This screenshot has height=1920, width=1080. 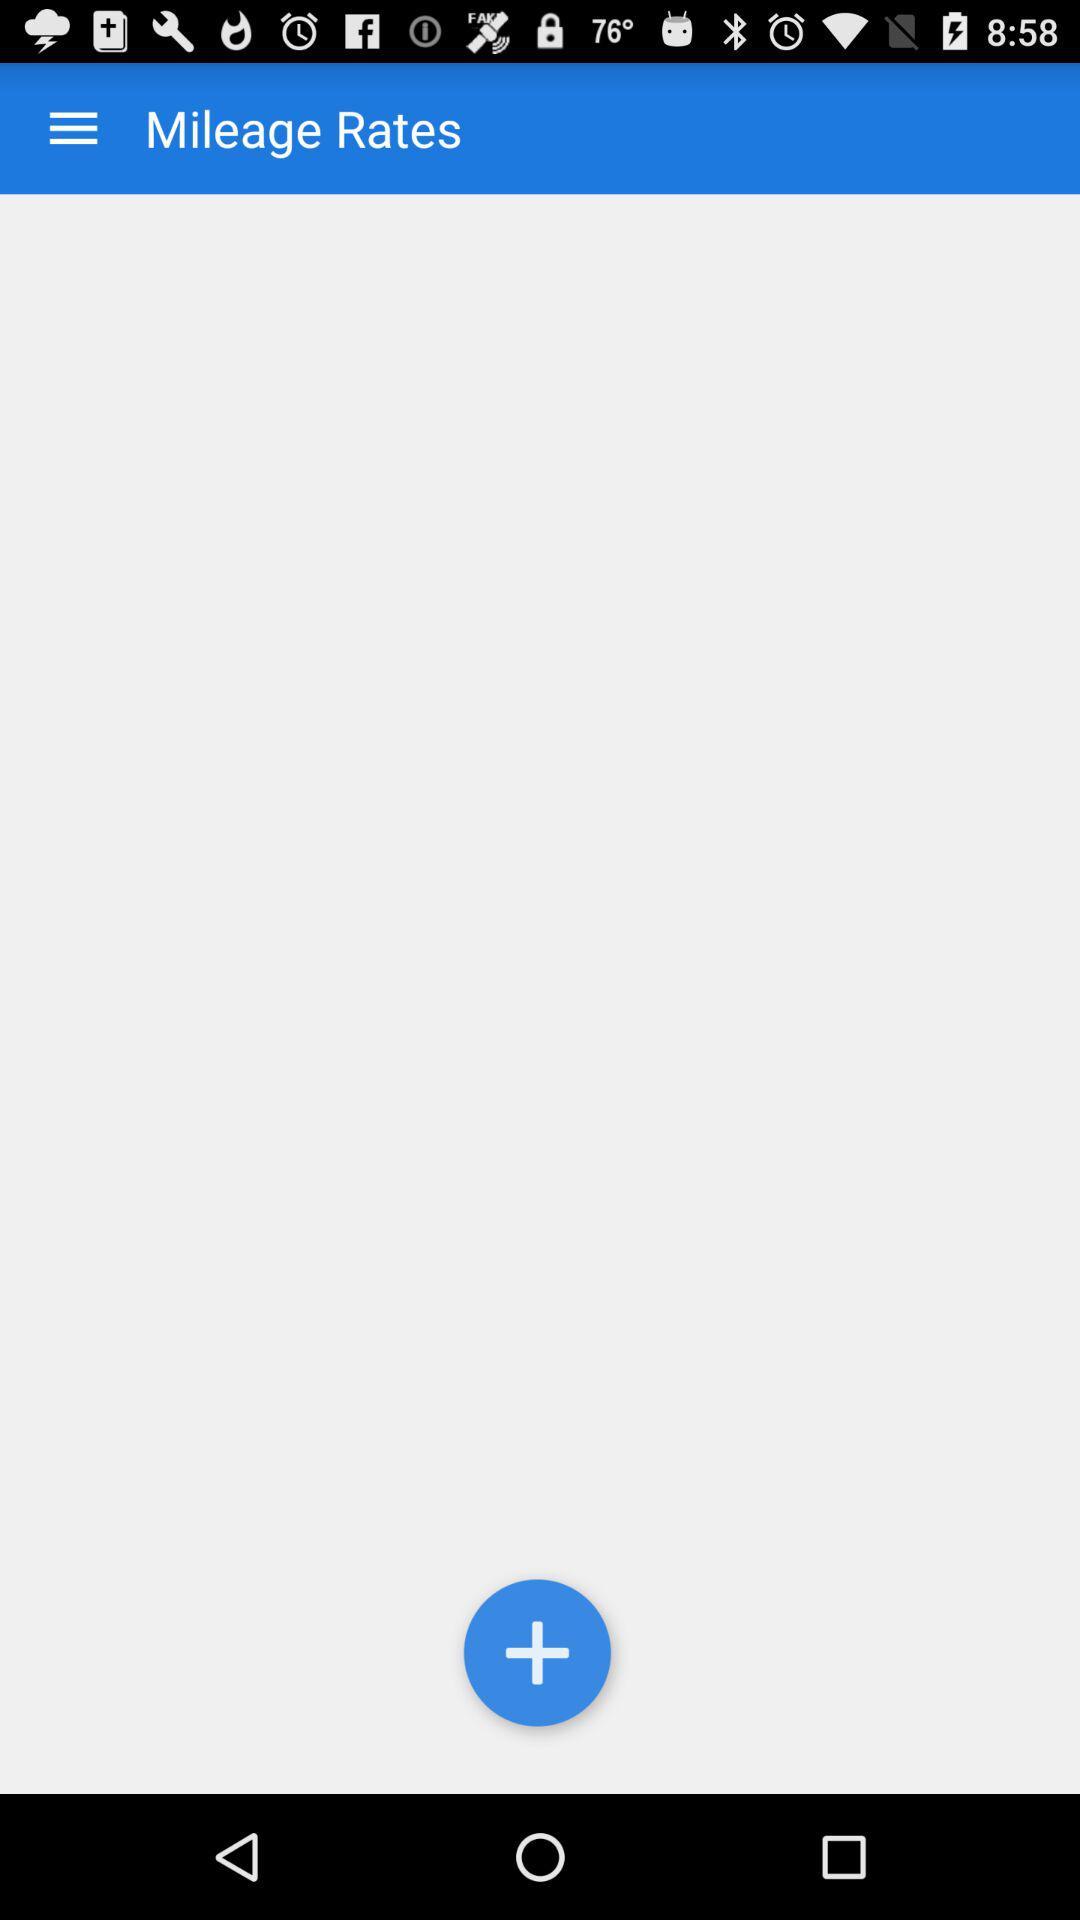 I want to click on item below the mileage rates icon, so click(x=540, y=1657).